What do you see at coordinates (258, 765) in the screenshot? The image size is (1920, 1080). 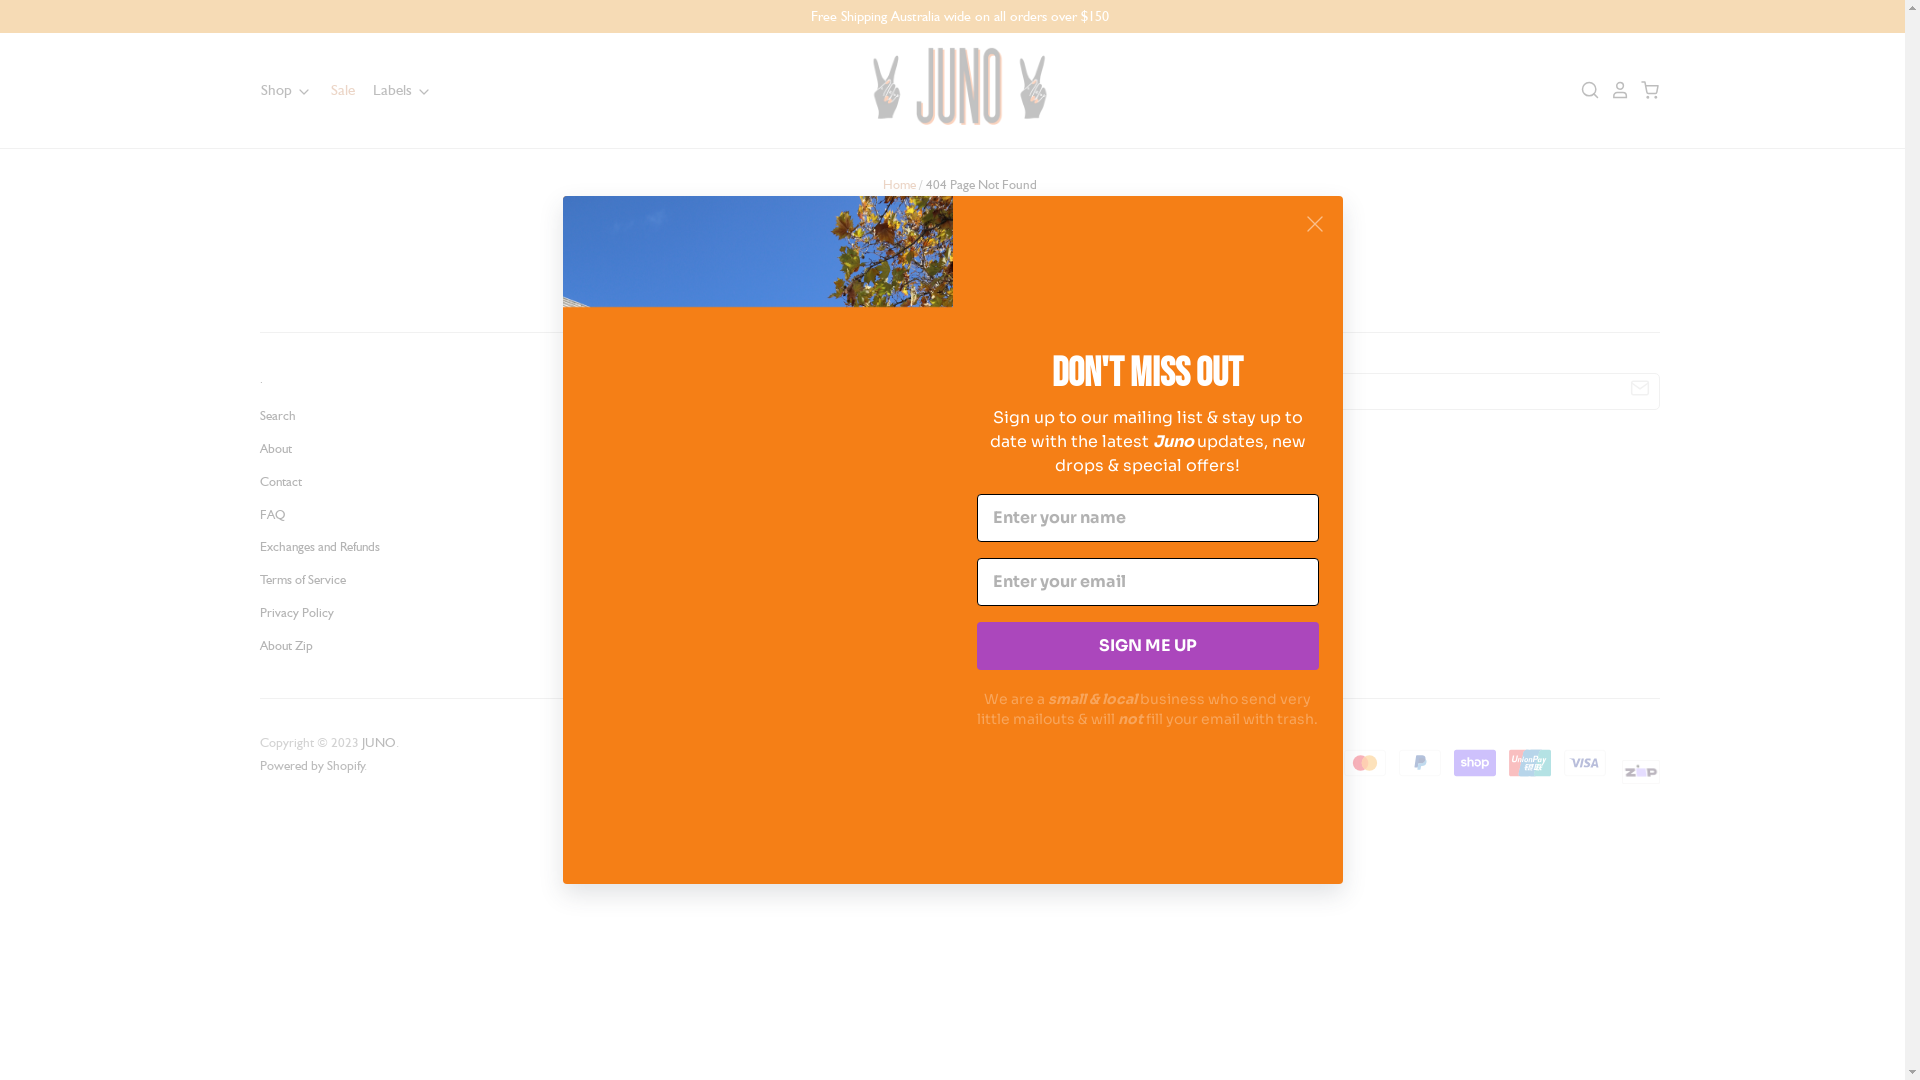 I see `'Powered by Shopify'` at bounding box center [258, 765].